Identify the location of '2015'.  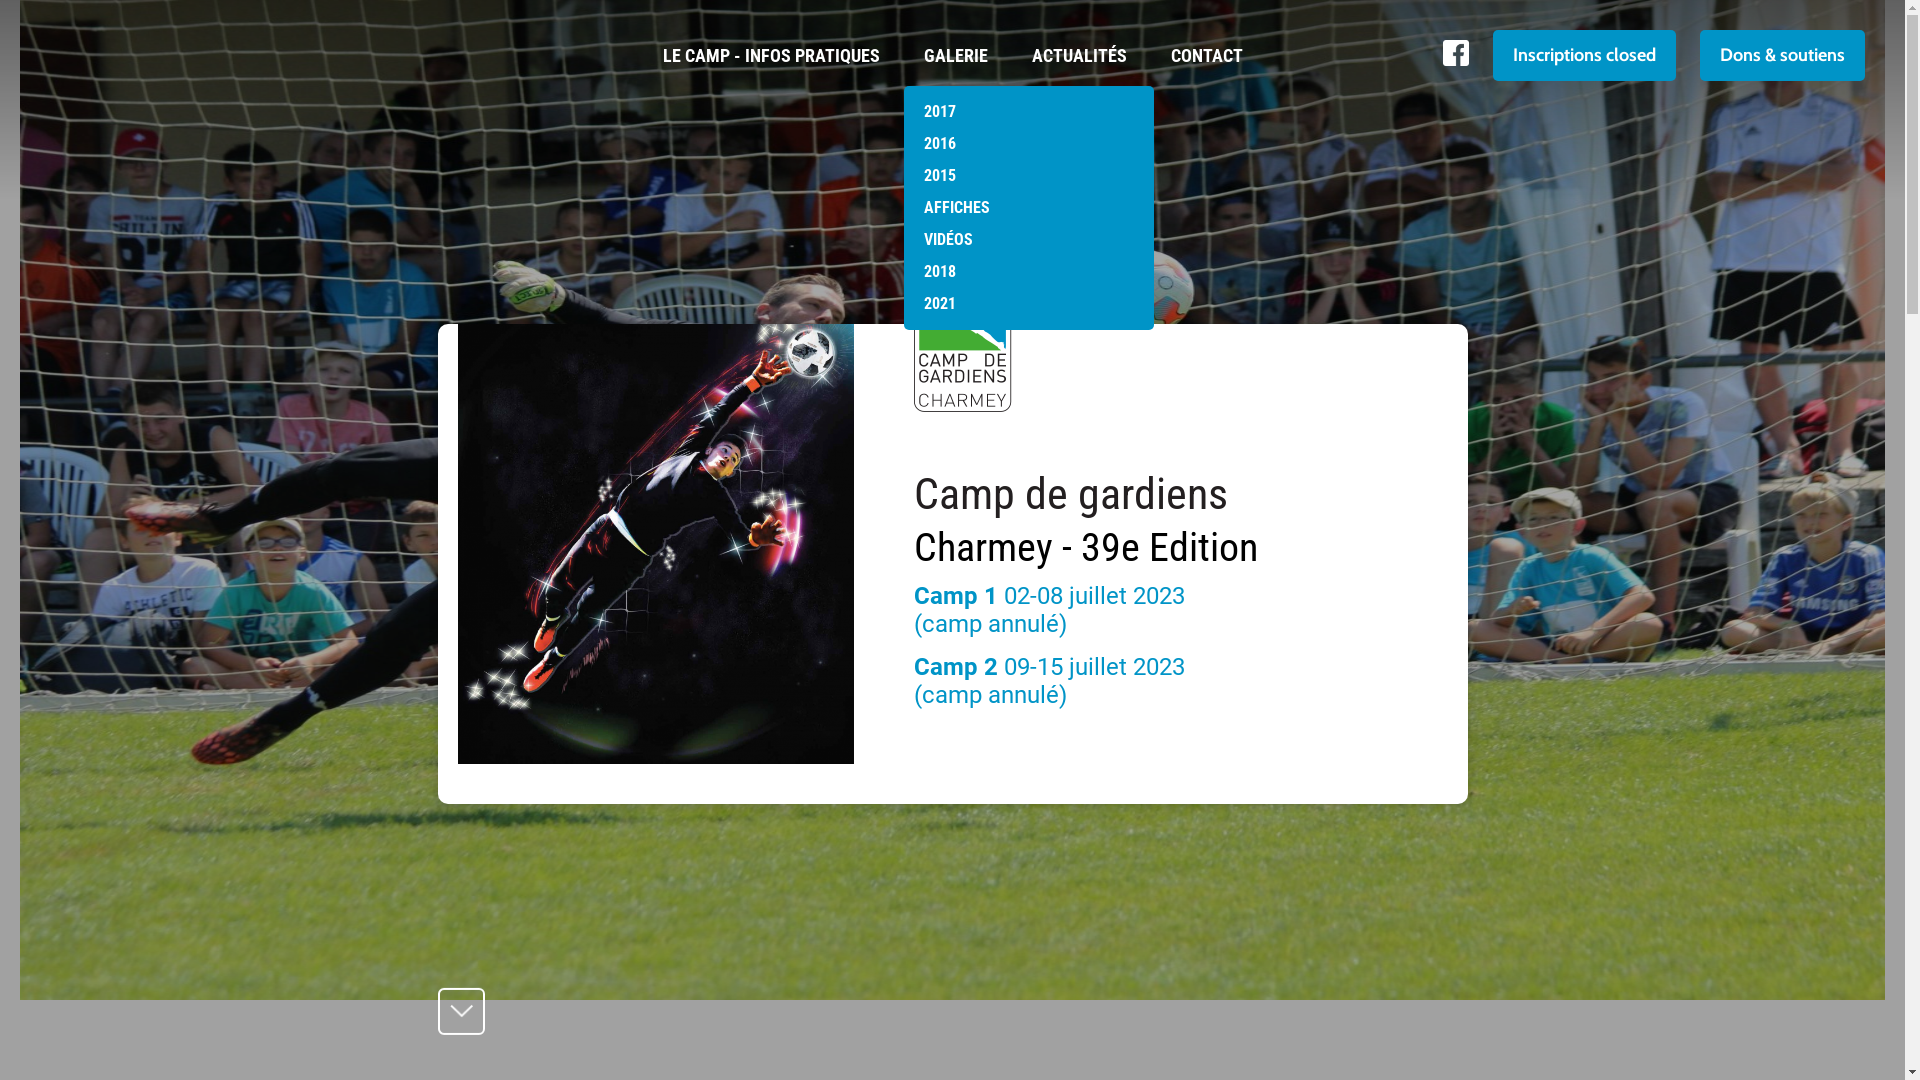
(1028, 175).